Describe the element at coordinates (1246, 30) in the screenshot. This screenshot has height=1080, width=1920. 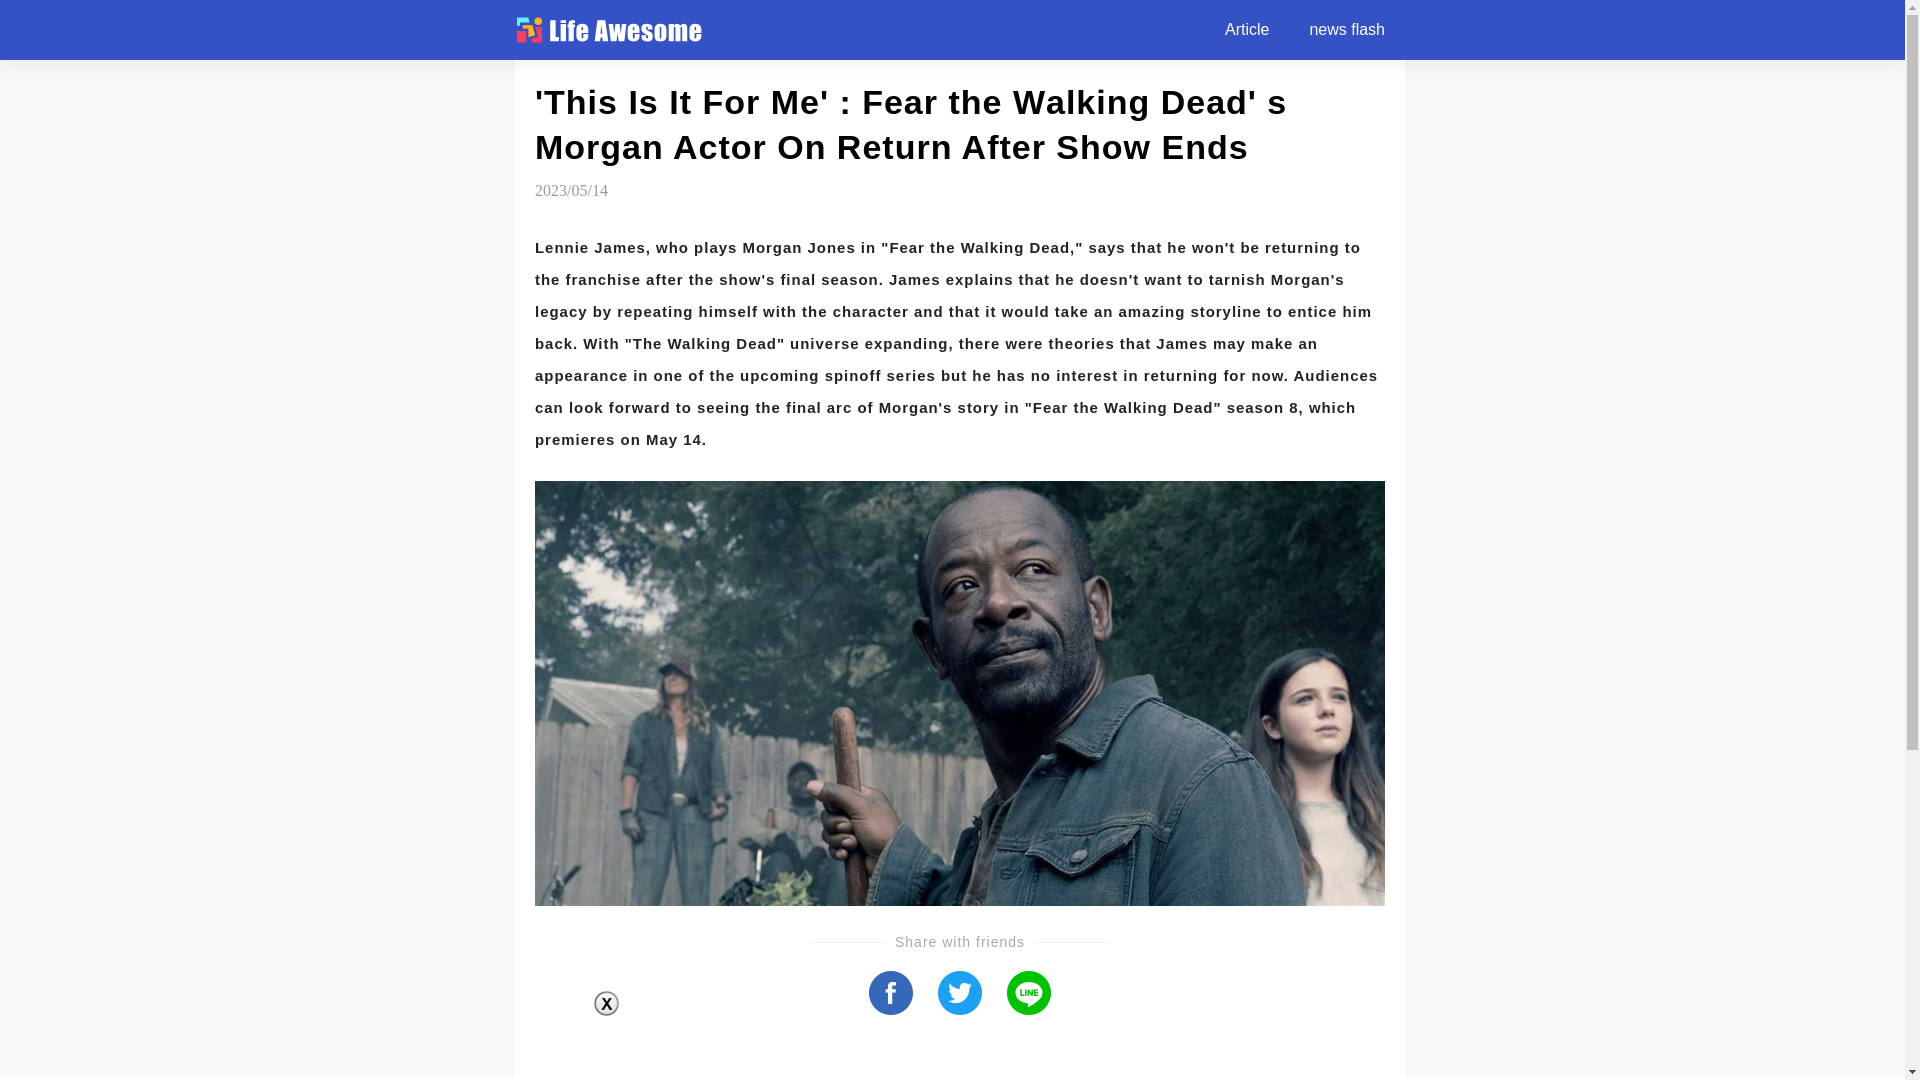
I see `'Article'` at that location.